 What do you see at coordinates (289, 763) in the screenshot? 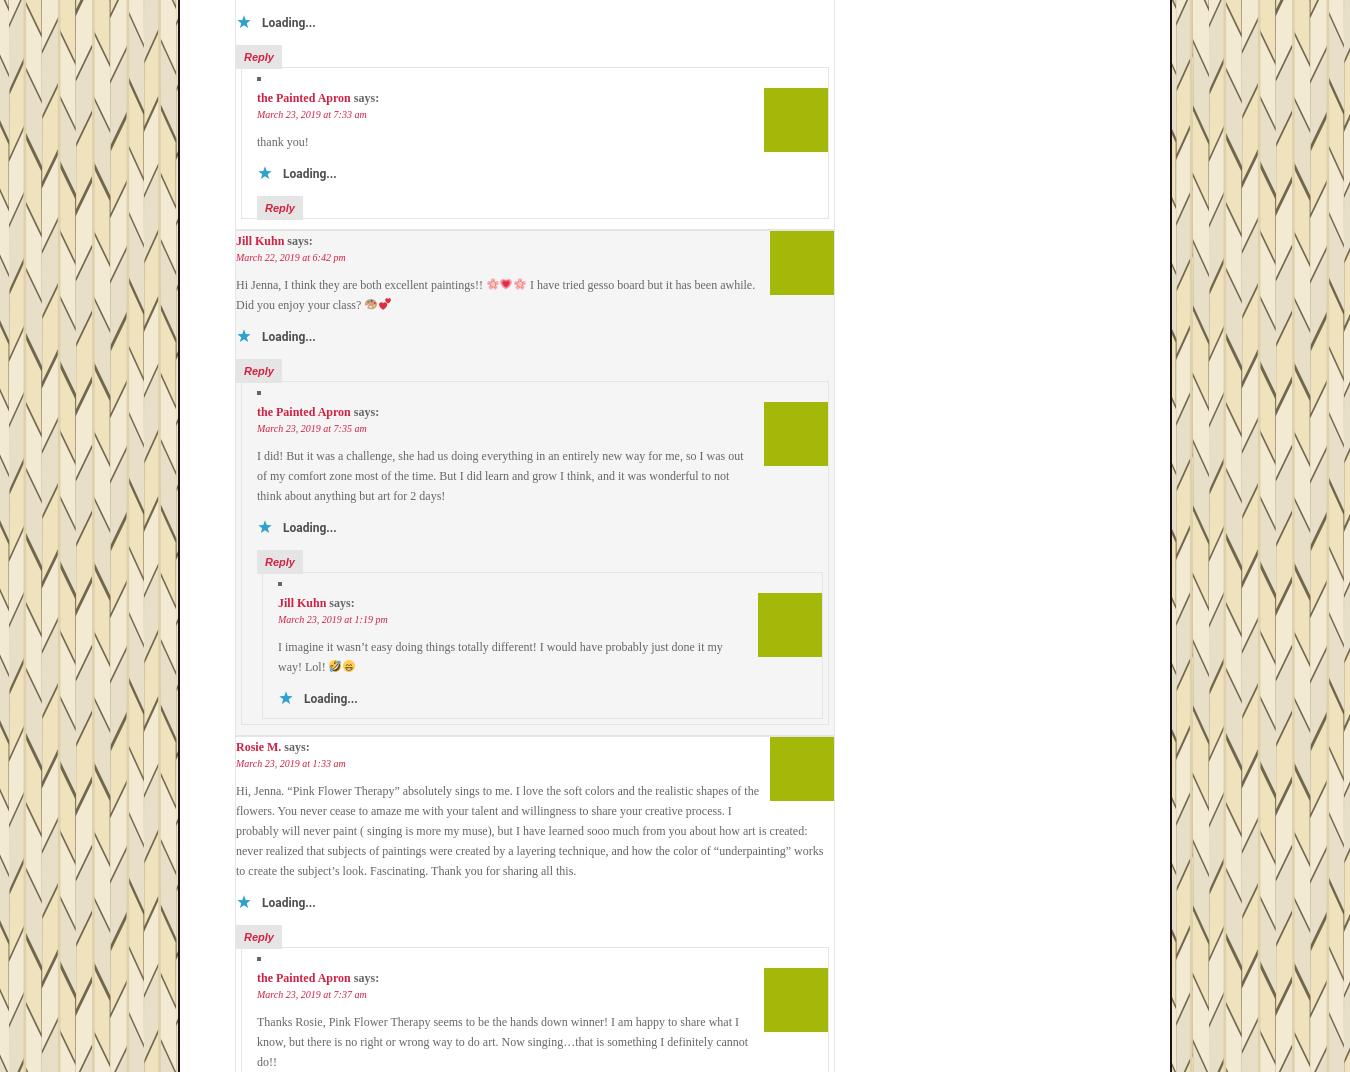
I see `'March 23, 2019 at 1:33 am'` at bounding box center [289, 763].